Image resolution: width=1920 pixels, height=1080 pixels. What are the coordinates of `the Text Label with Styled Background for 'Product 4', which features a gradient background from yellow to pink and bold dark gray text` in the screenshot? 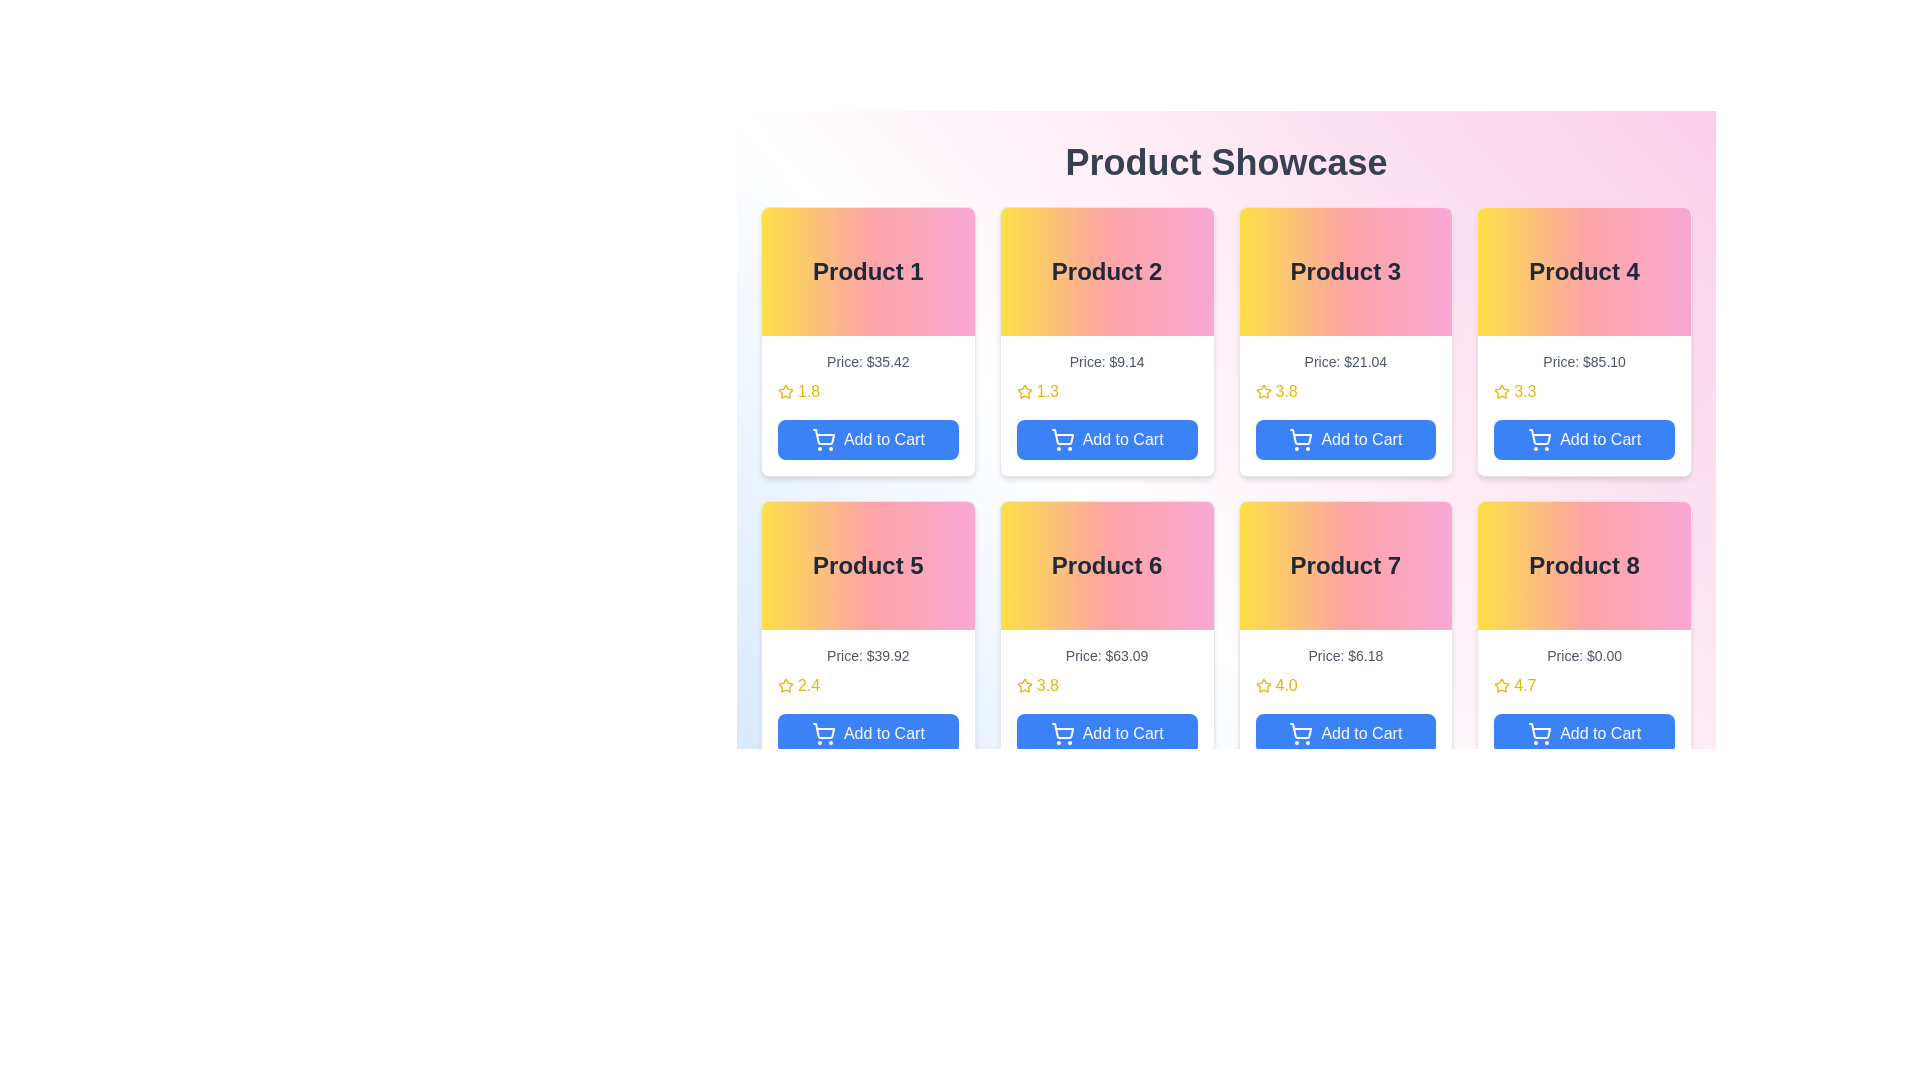 It's located at (1583, 272).